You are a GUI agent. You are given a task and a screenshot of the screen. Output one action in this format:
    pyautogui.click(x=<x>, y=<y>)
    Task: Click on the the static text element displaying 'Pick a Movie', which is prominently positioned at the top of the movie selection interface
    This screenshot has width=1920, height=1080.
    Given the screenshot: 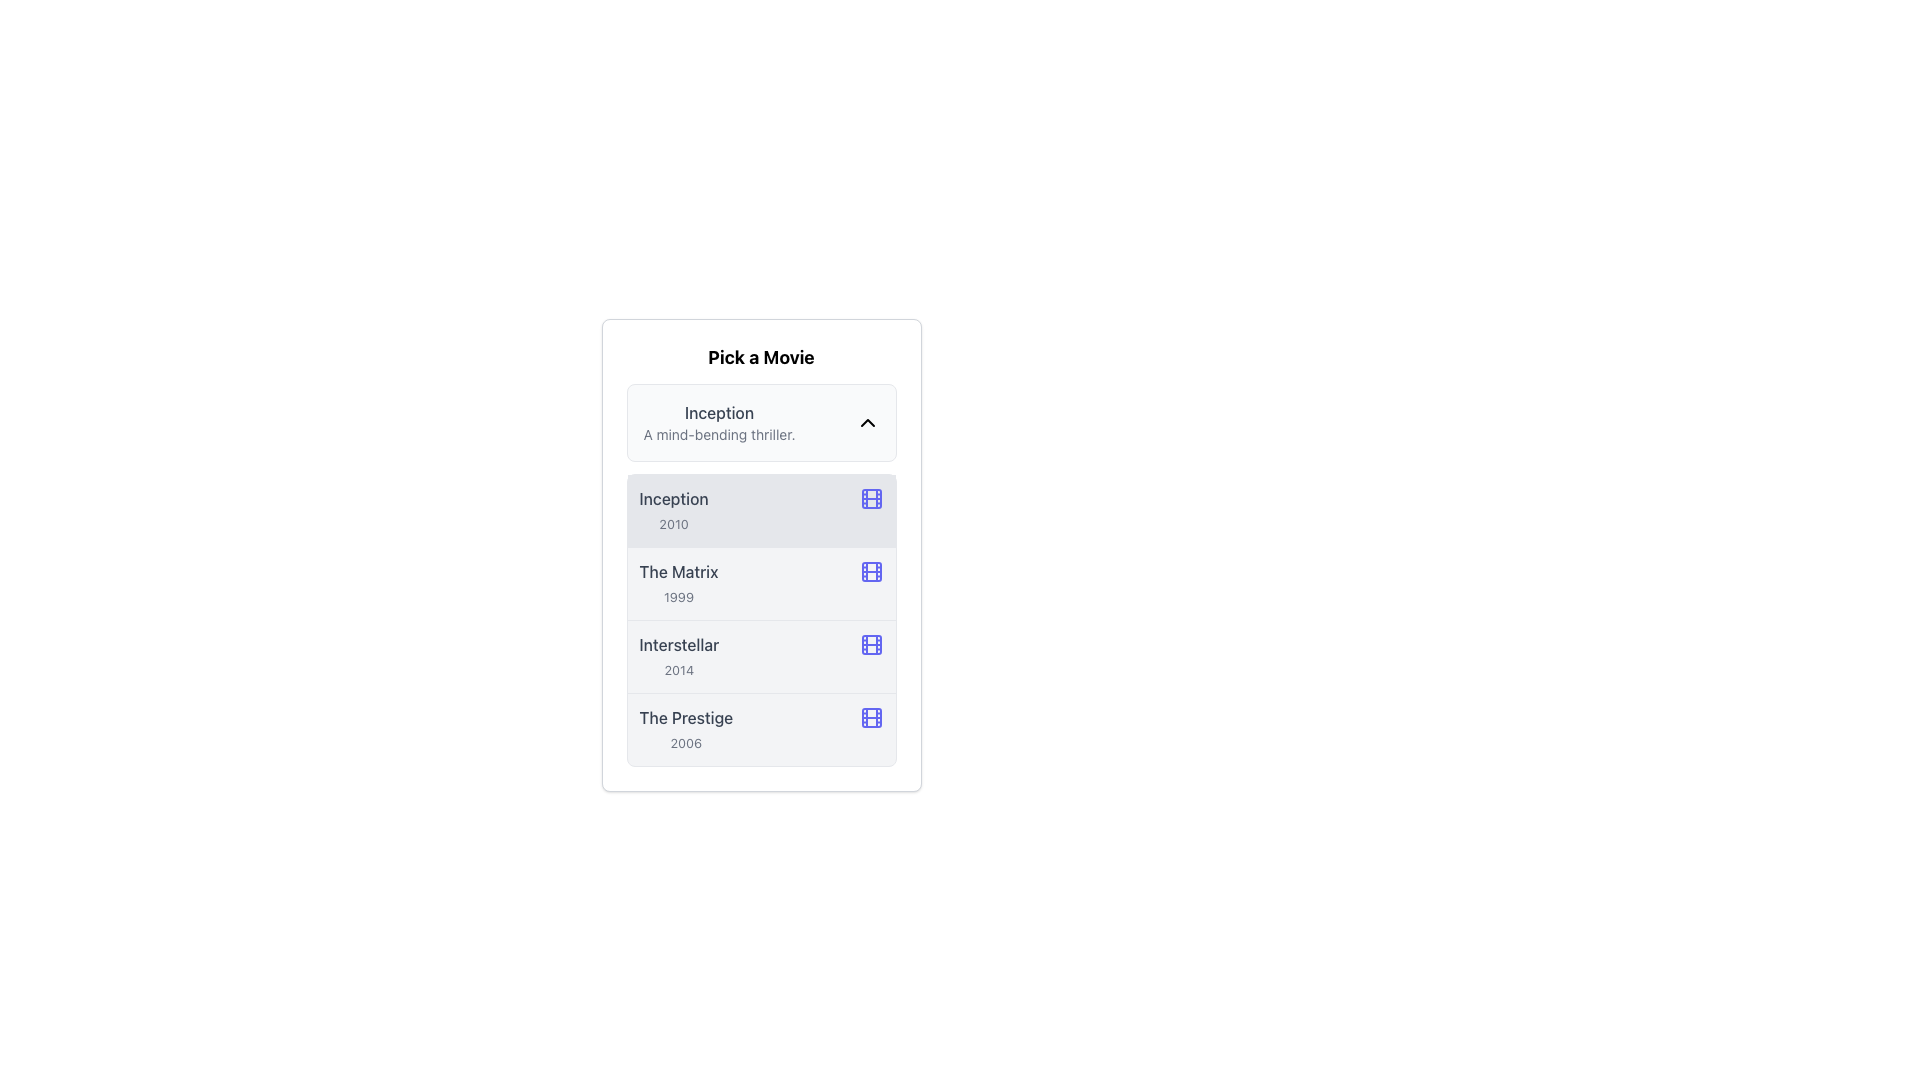 What is the action you would take?
    pyautogui.click(x=760, y=357)
    